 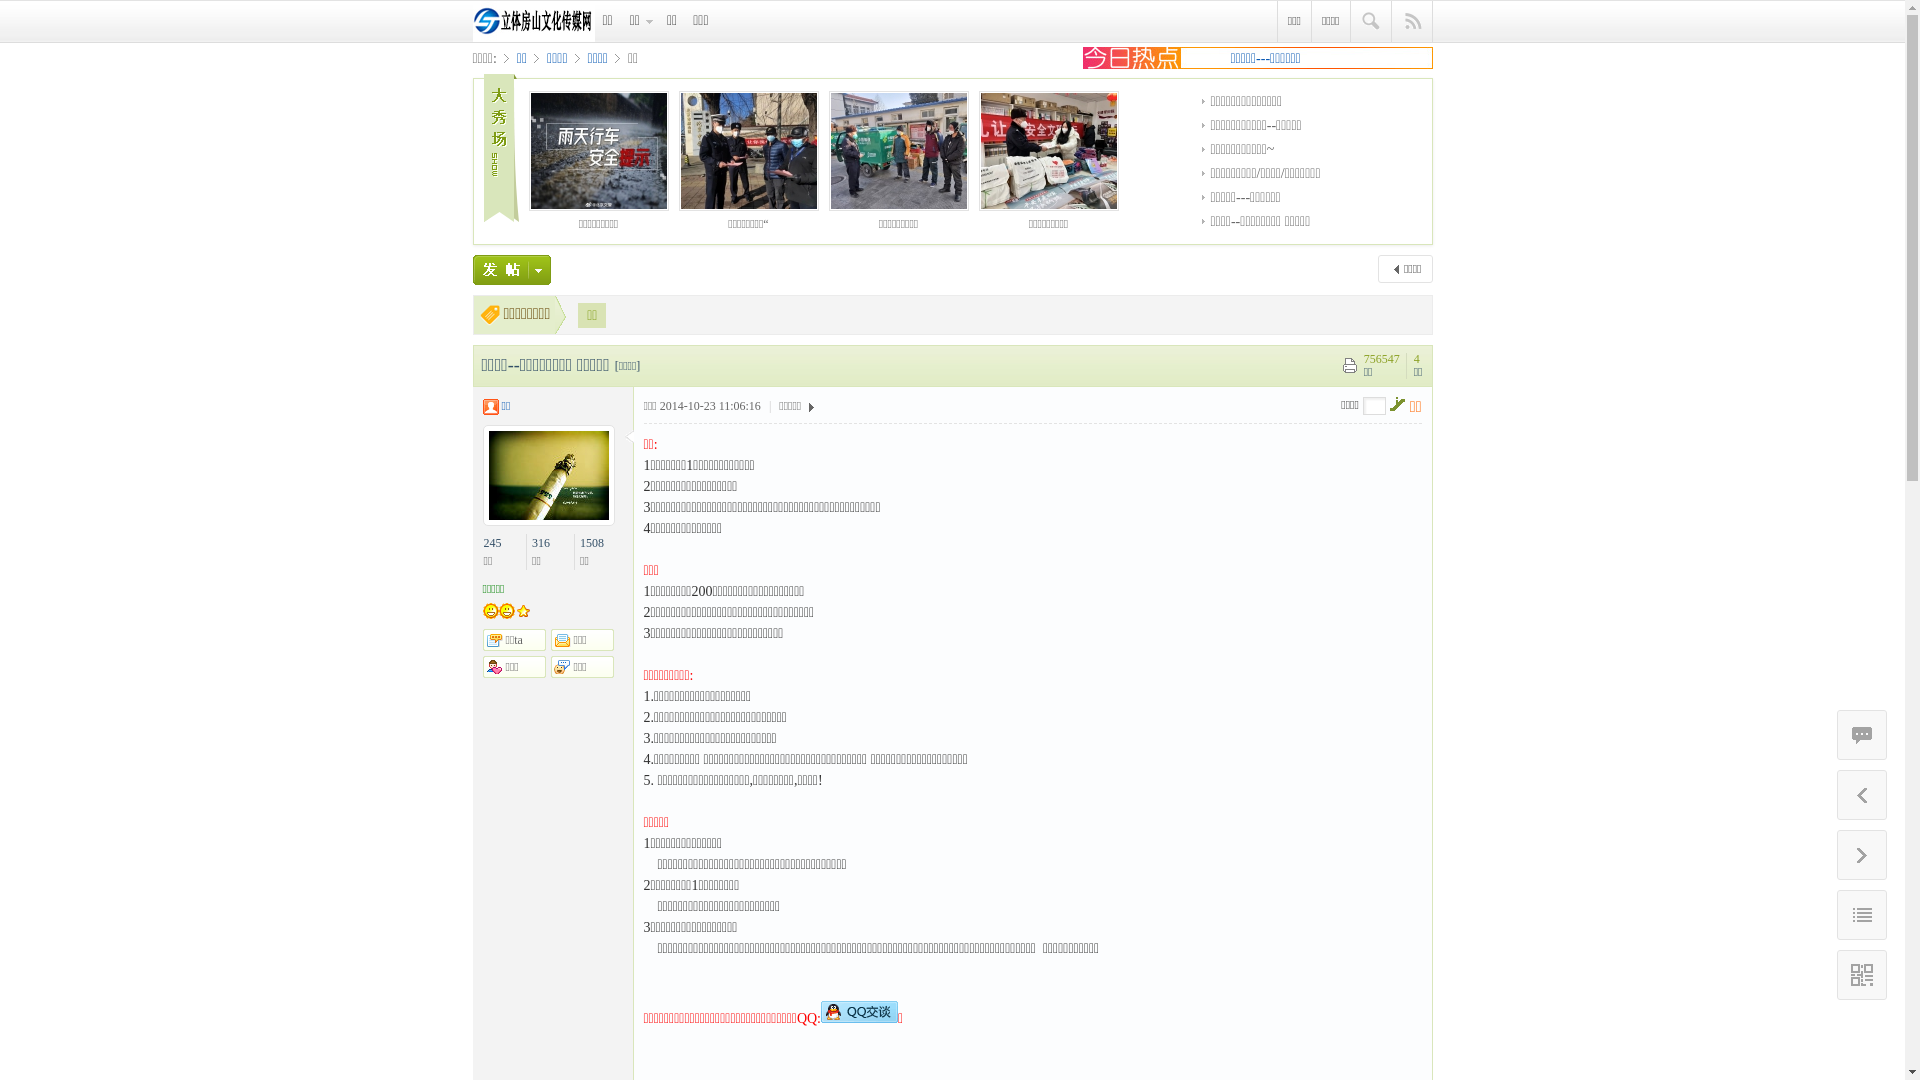 What do you see at coordinates (493, 543) in the screenshot?
I see `'245'` at bounding box center [493, 543].